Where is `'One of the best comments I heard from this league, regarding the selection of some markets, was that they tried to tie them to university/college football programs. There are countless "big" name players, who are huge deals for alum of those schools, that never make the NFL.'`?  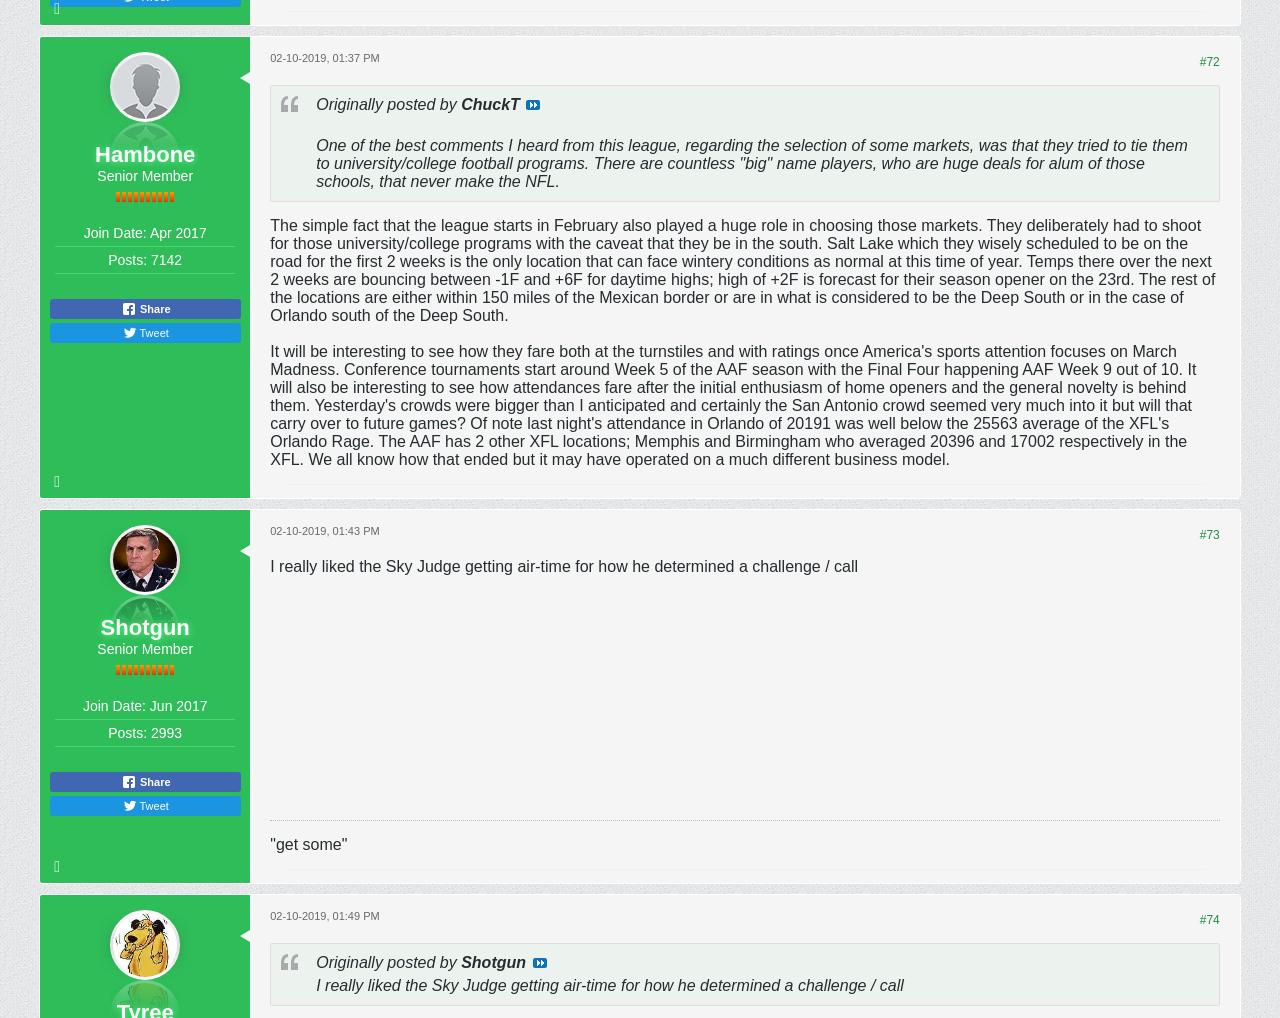
'One of the best comments I heard from this league, regarding the selection of some markets, was that they tried to tie them to university/college football programs. There are countless "big" name players, who are huge deals for alum of those schools, that never make the NFL.' is located at coordinates (750, 162).